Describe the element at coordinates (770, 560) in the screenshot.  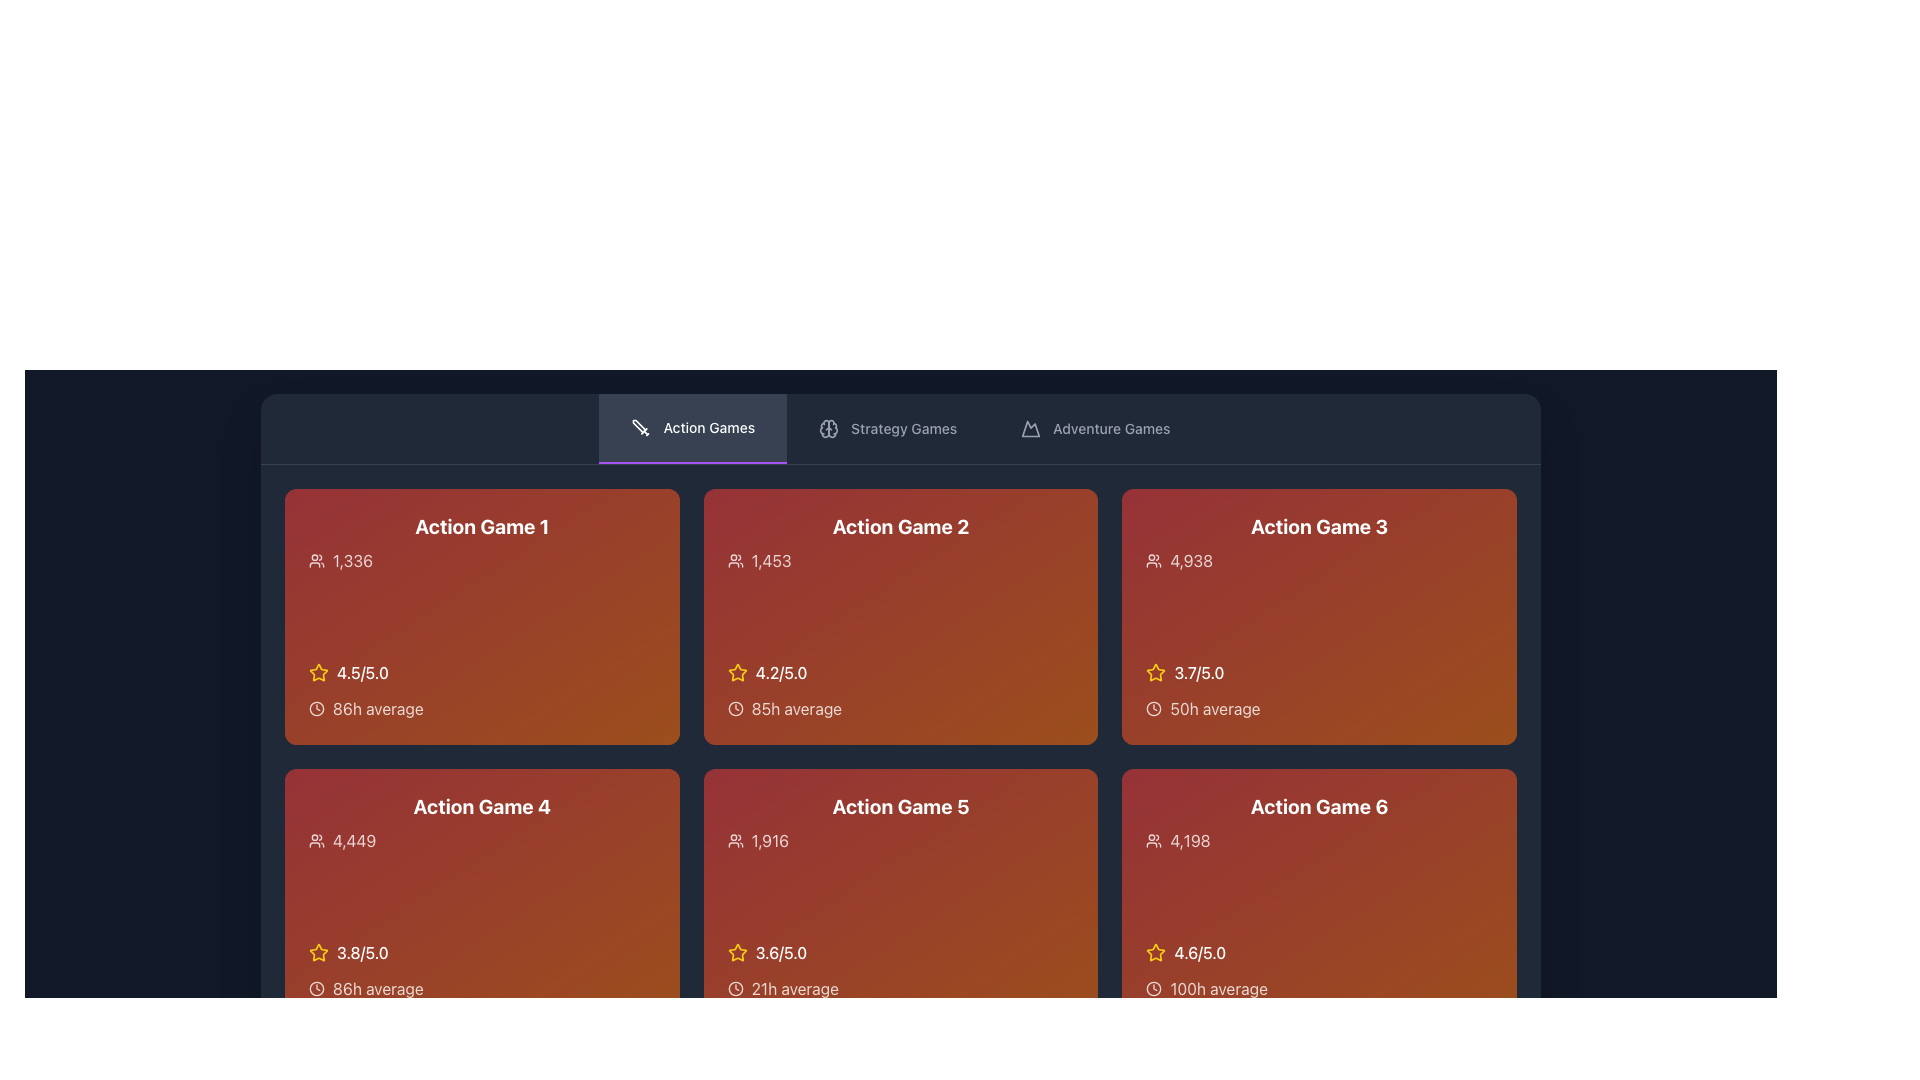
I see `participant count information displayed in the label located in the upper-left portion of the 'Action Game 2' card, adjacent to the user icon` at that location.